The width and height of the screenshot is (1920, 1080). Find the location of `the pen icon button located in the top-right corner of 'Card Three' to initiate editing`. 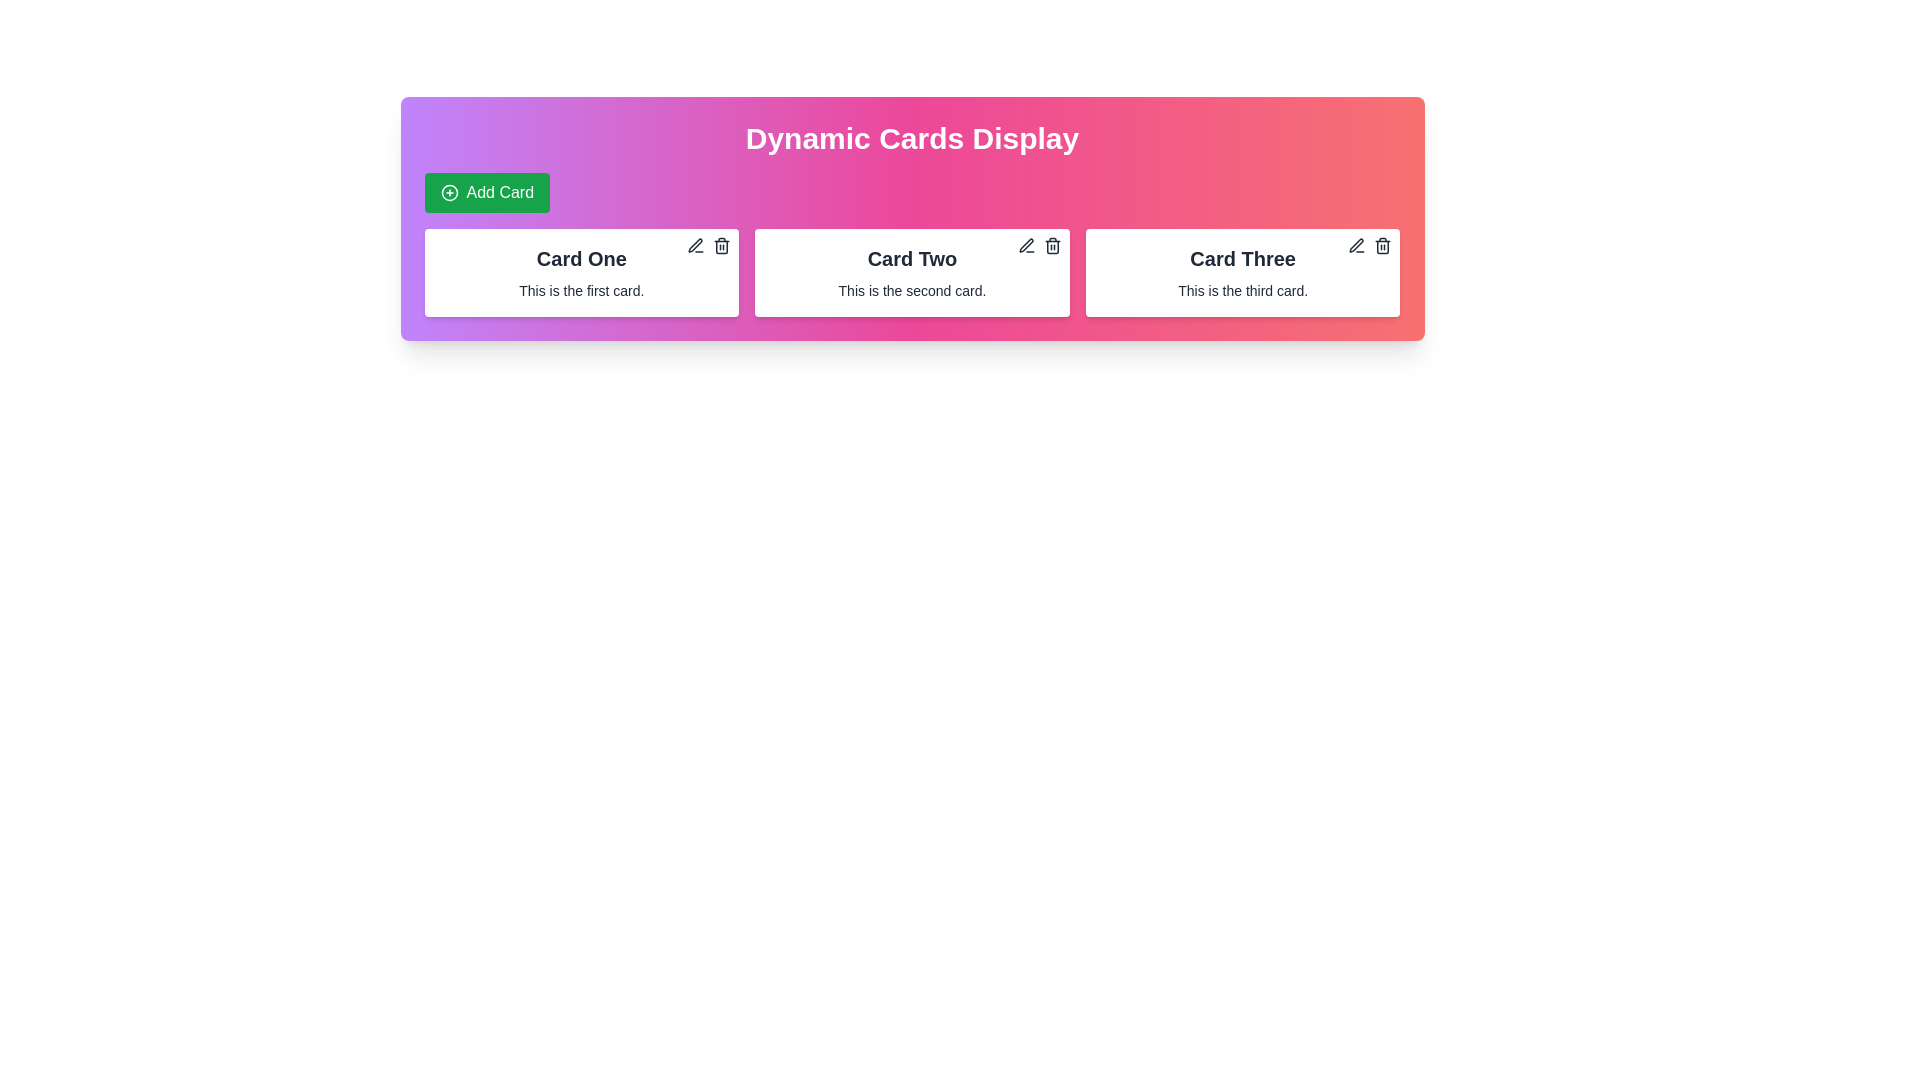

the pen icon button located in the top-right corner of 'Card Three' to initiate editing is located at coordinates (1357, 244).